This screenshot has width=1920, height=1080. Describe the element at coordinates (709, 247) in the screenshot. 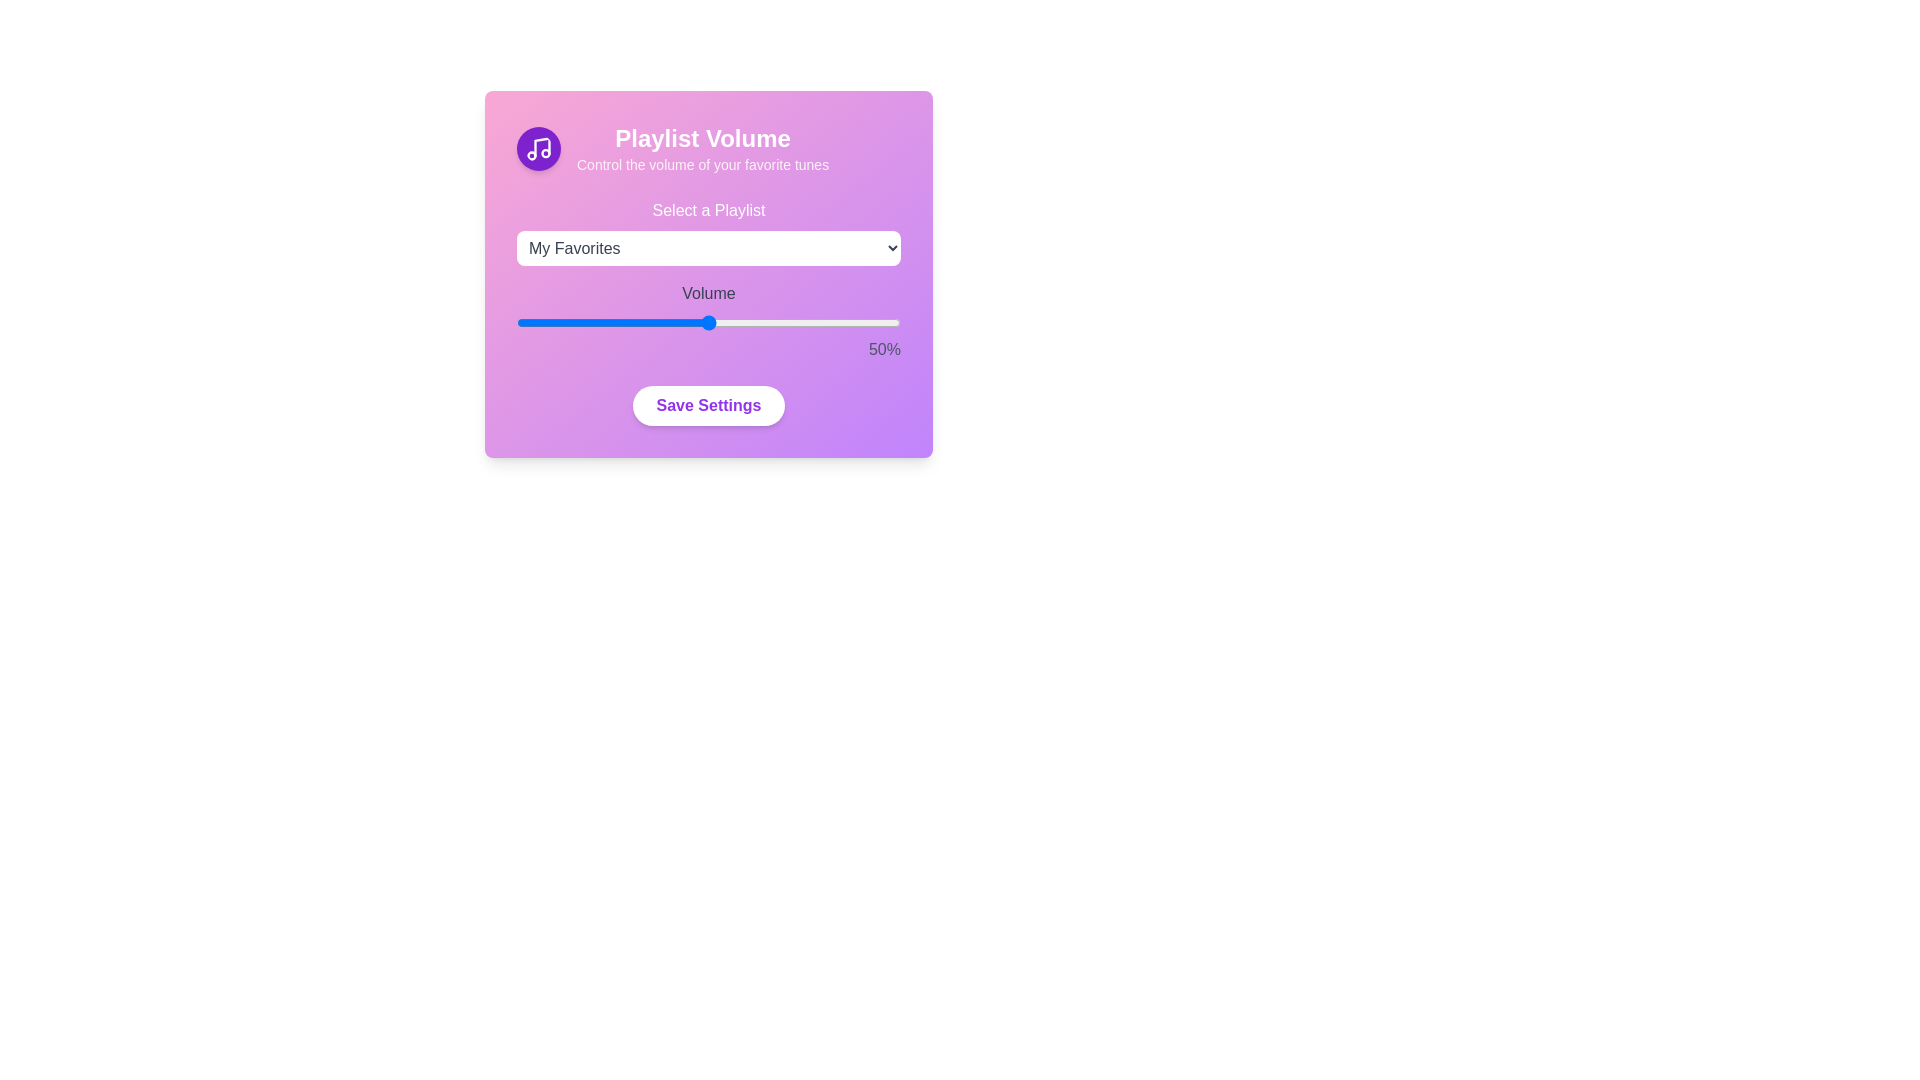

I see `the playlist Workout Tunes from the dropdown menu` at that location.